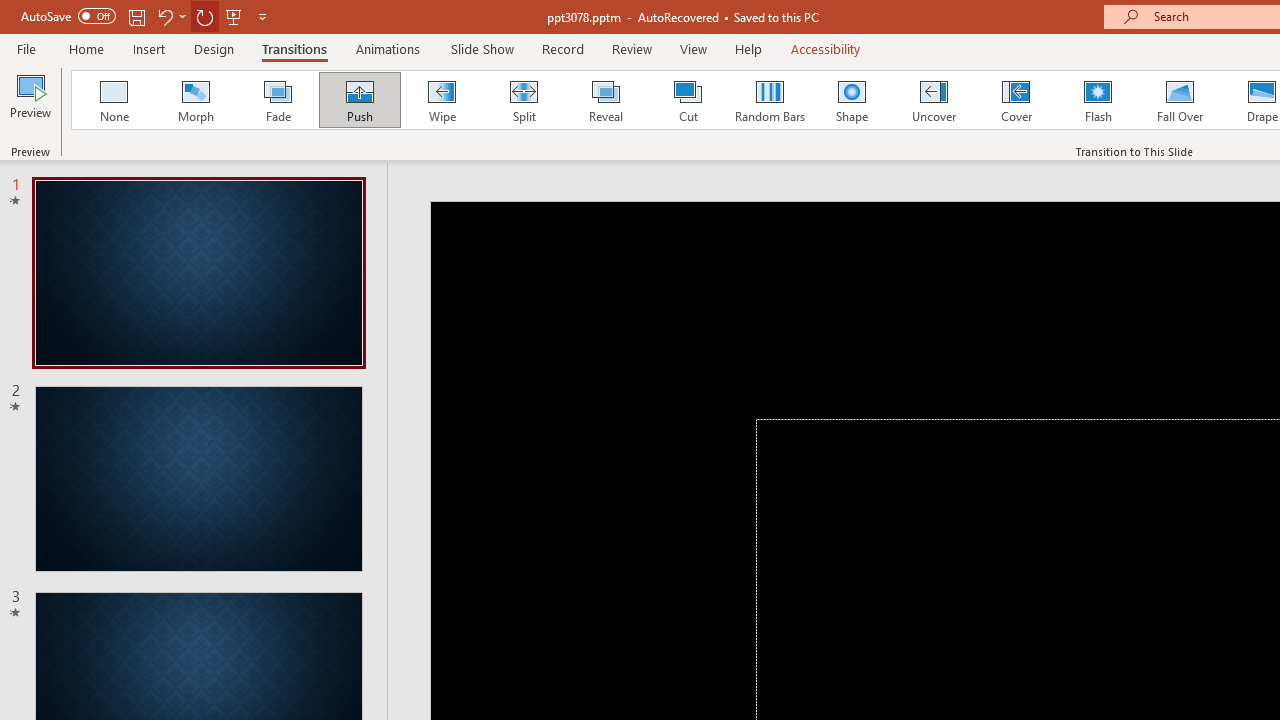 This screenshot has height=720, width=1280. What do you see at coordinates (1016, 100) in the screenshot?
I see `'Cover'` at bounding box center [1016, 100].